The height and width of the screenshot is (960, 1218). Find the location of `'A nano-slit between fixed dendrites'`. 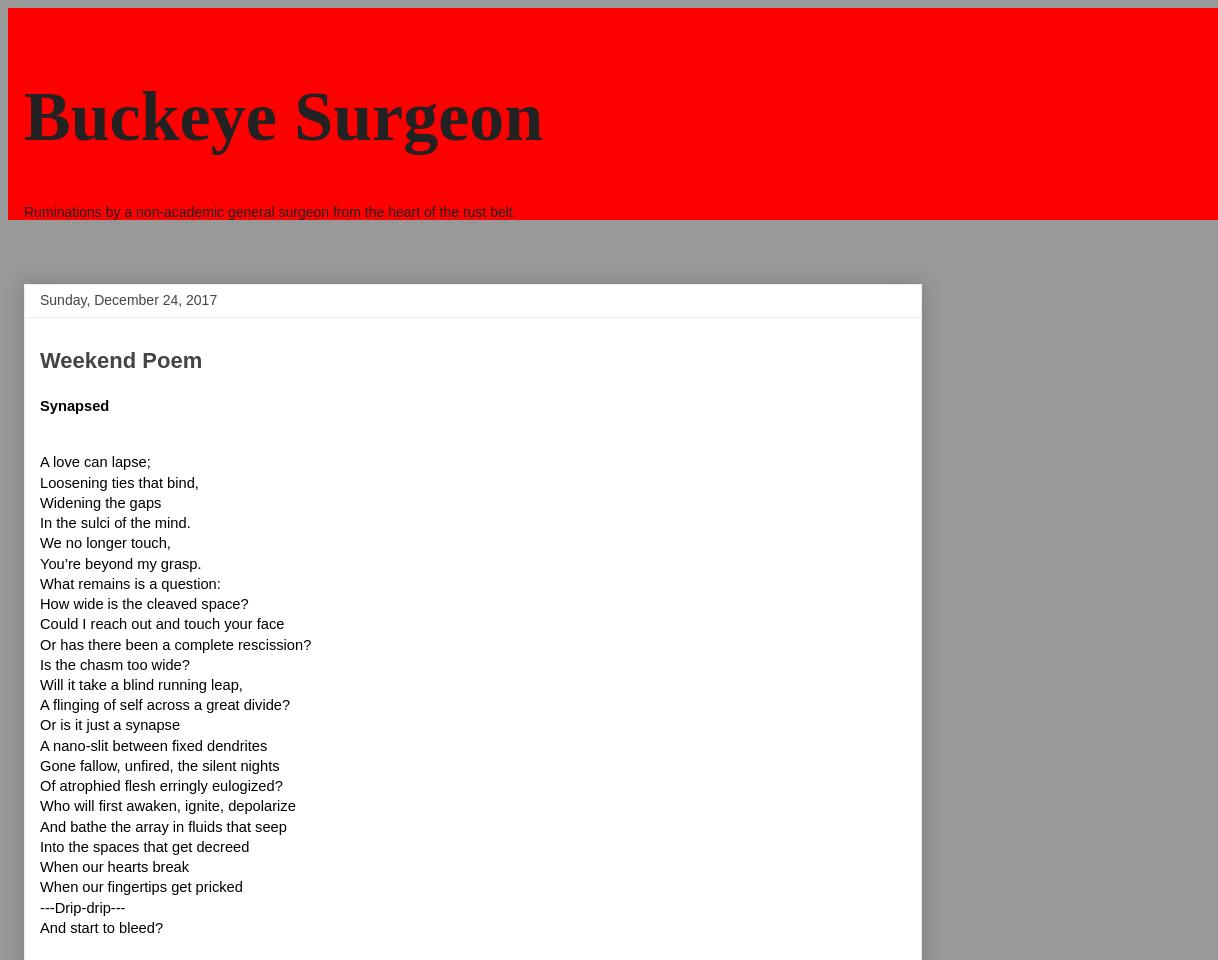

'A nano-slit between fixed dendrites' is located at coordinates (152, 743).